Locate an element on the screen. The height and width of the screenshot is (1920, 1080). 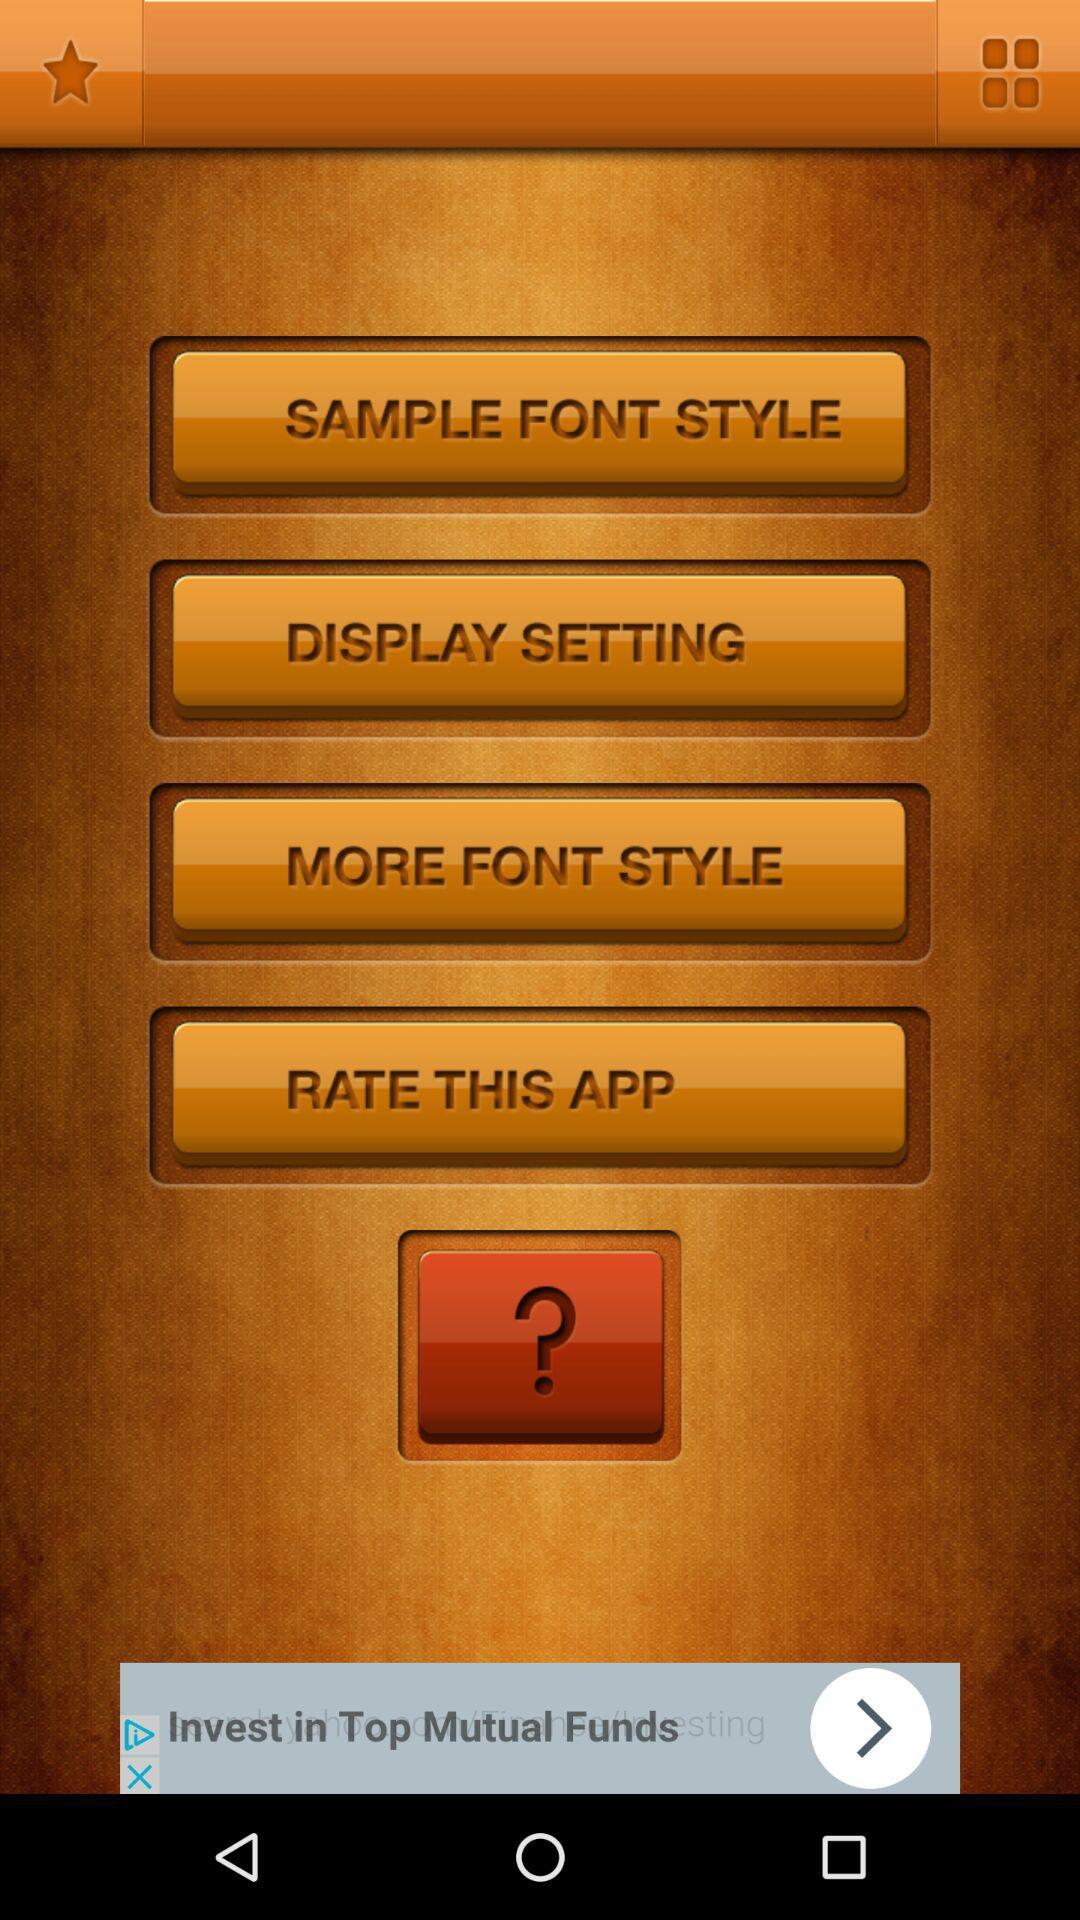
more styles is located at coordinates (540, 874).